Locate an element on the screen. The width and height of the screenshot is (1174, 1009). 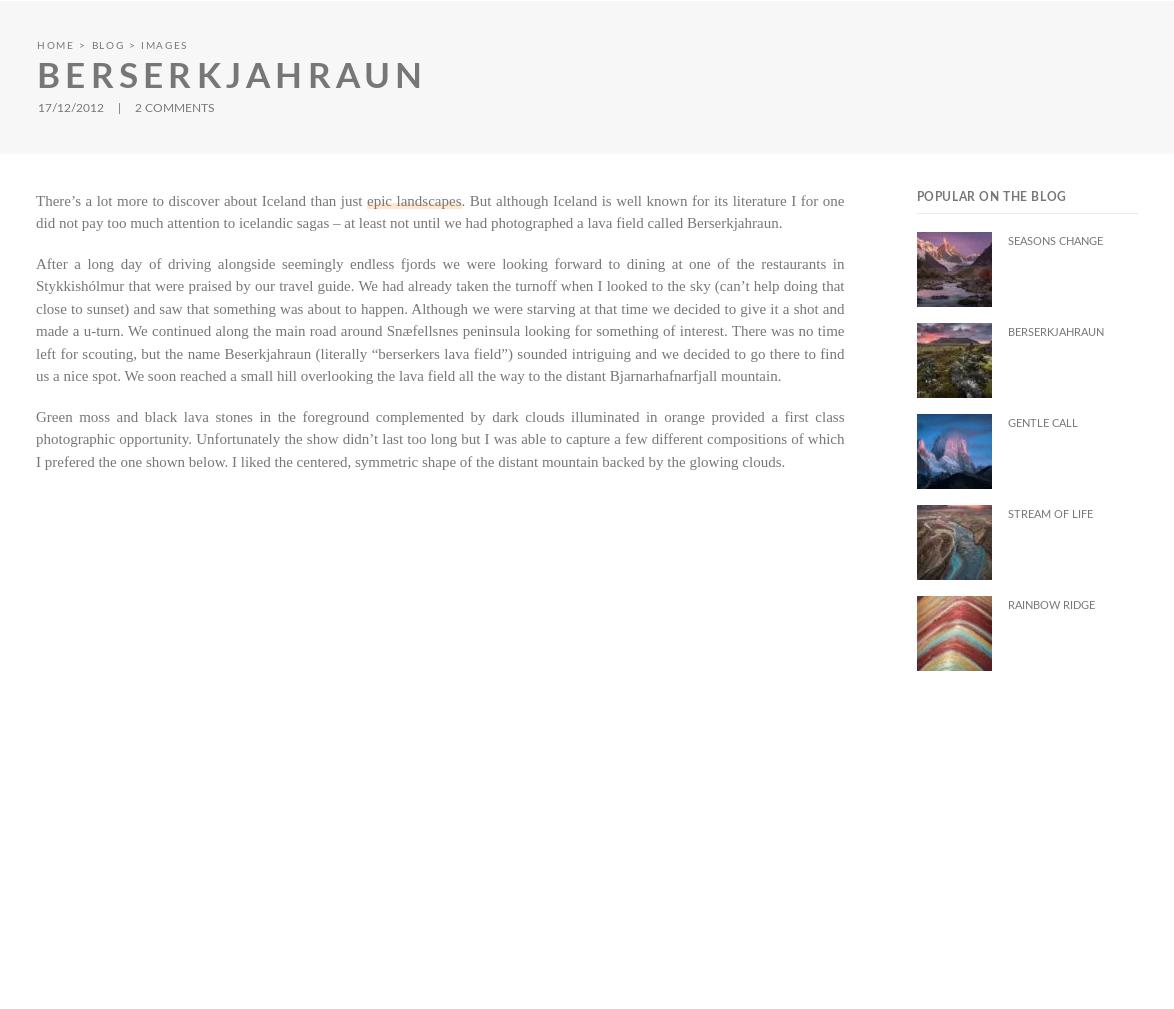
'Home' is located at coordinates (55, 45).